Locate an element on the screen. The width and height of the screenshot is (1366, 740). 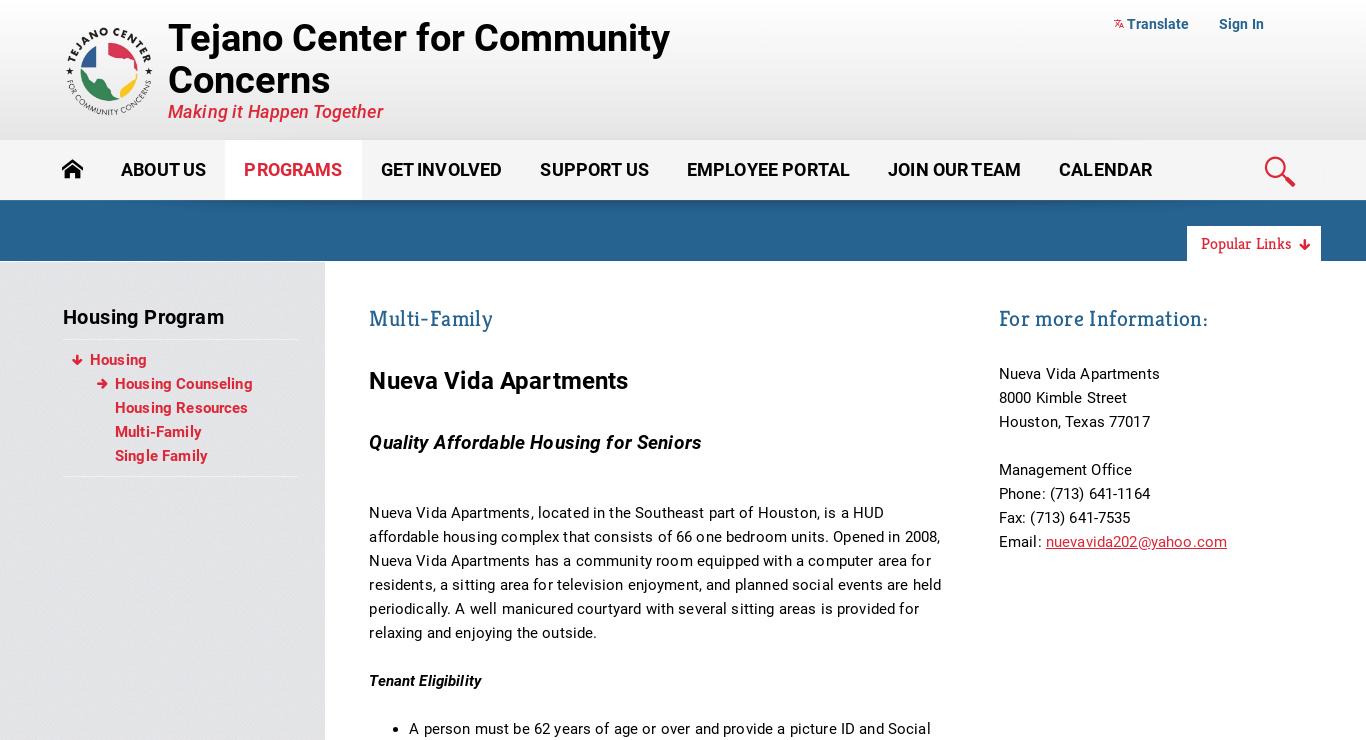
'Making it Happen Together' is located at coordinates (274, 111).